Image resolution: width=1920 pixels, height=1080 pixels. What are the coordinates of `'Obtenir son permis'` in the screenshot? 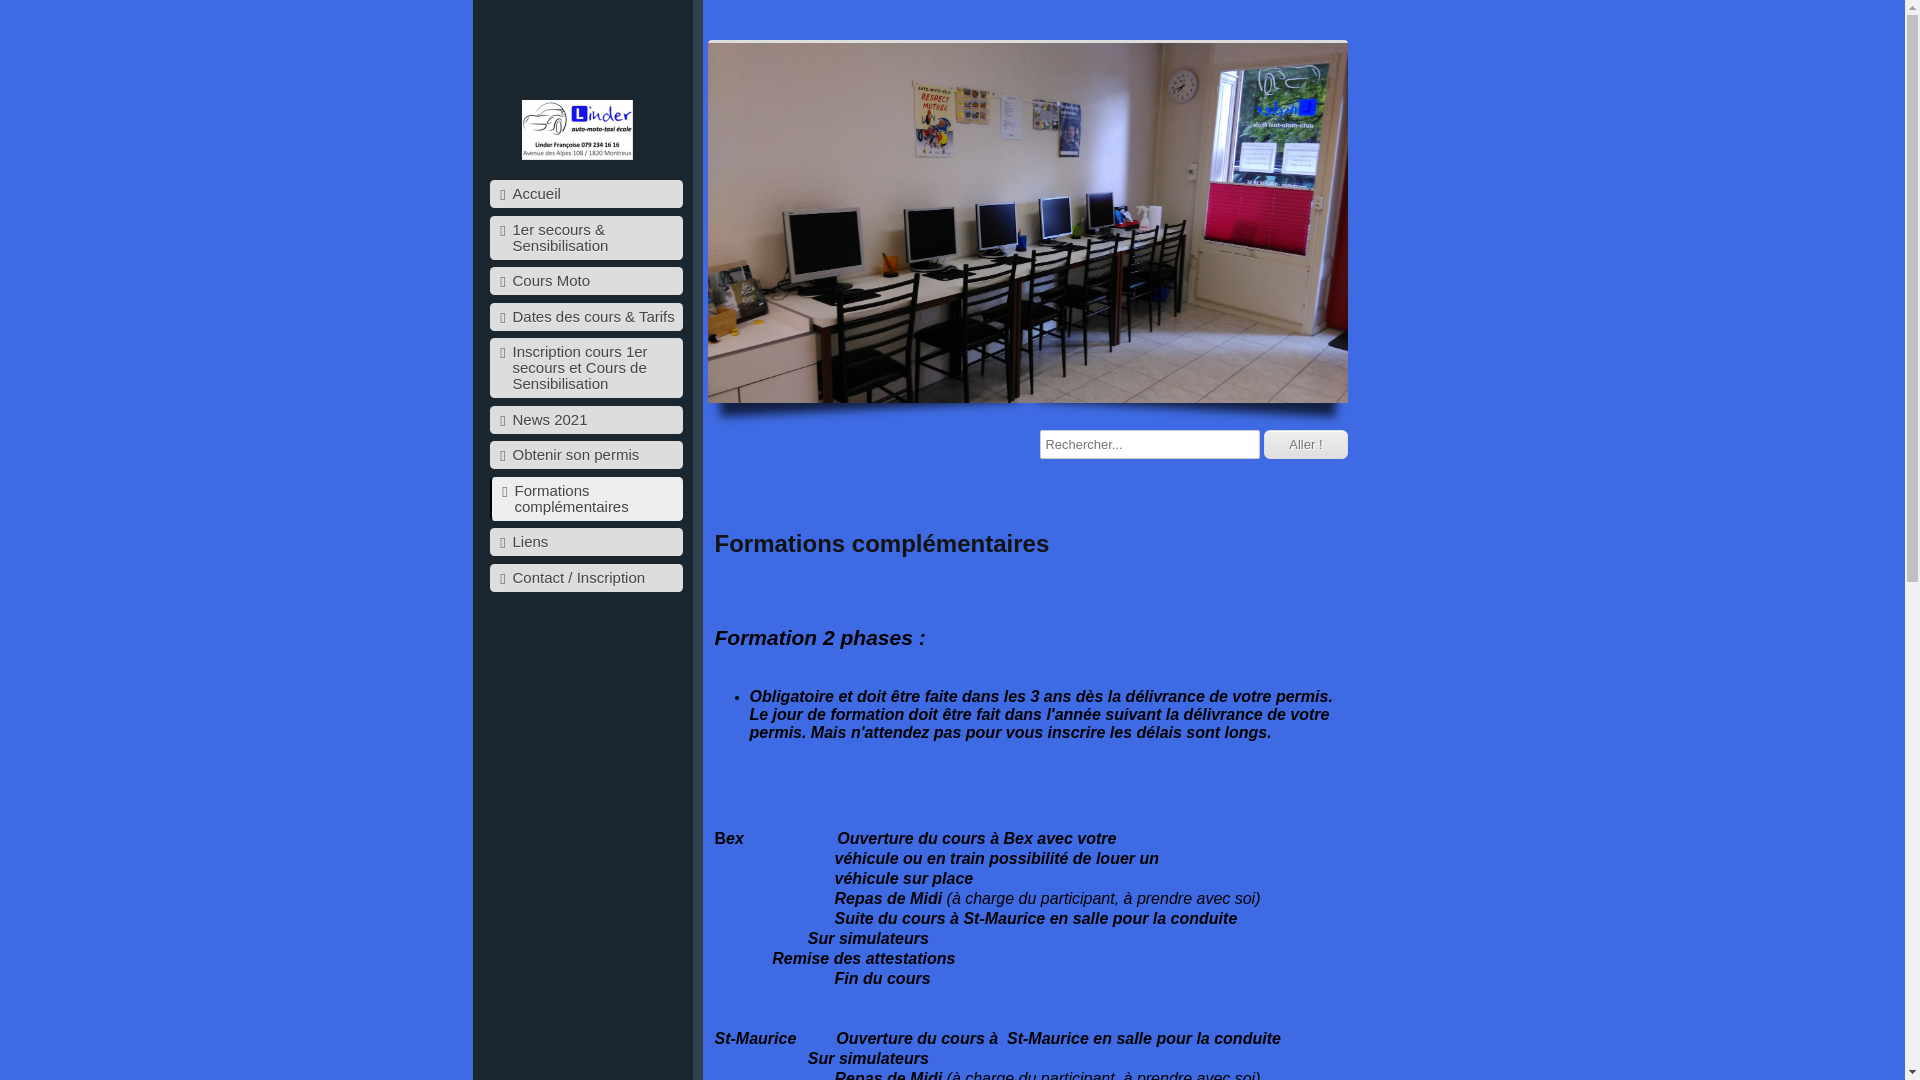 It's located at (585, 455).